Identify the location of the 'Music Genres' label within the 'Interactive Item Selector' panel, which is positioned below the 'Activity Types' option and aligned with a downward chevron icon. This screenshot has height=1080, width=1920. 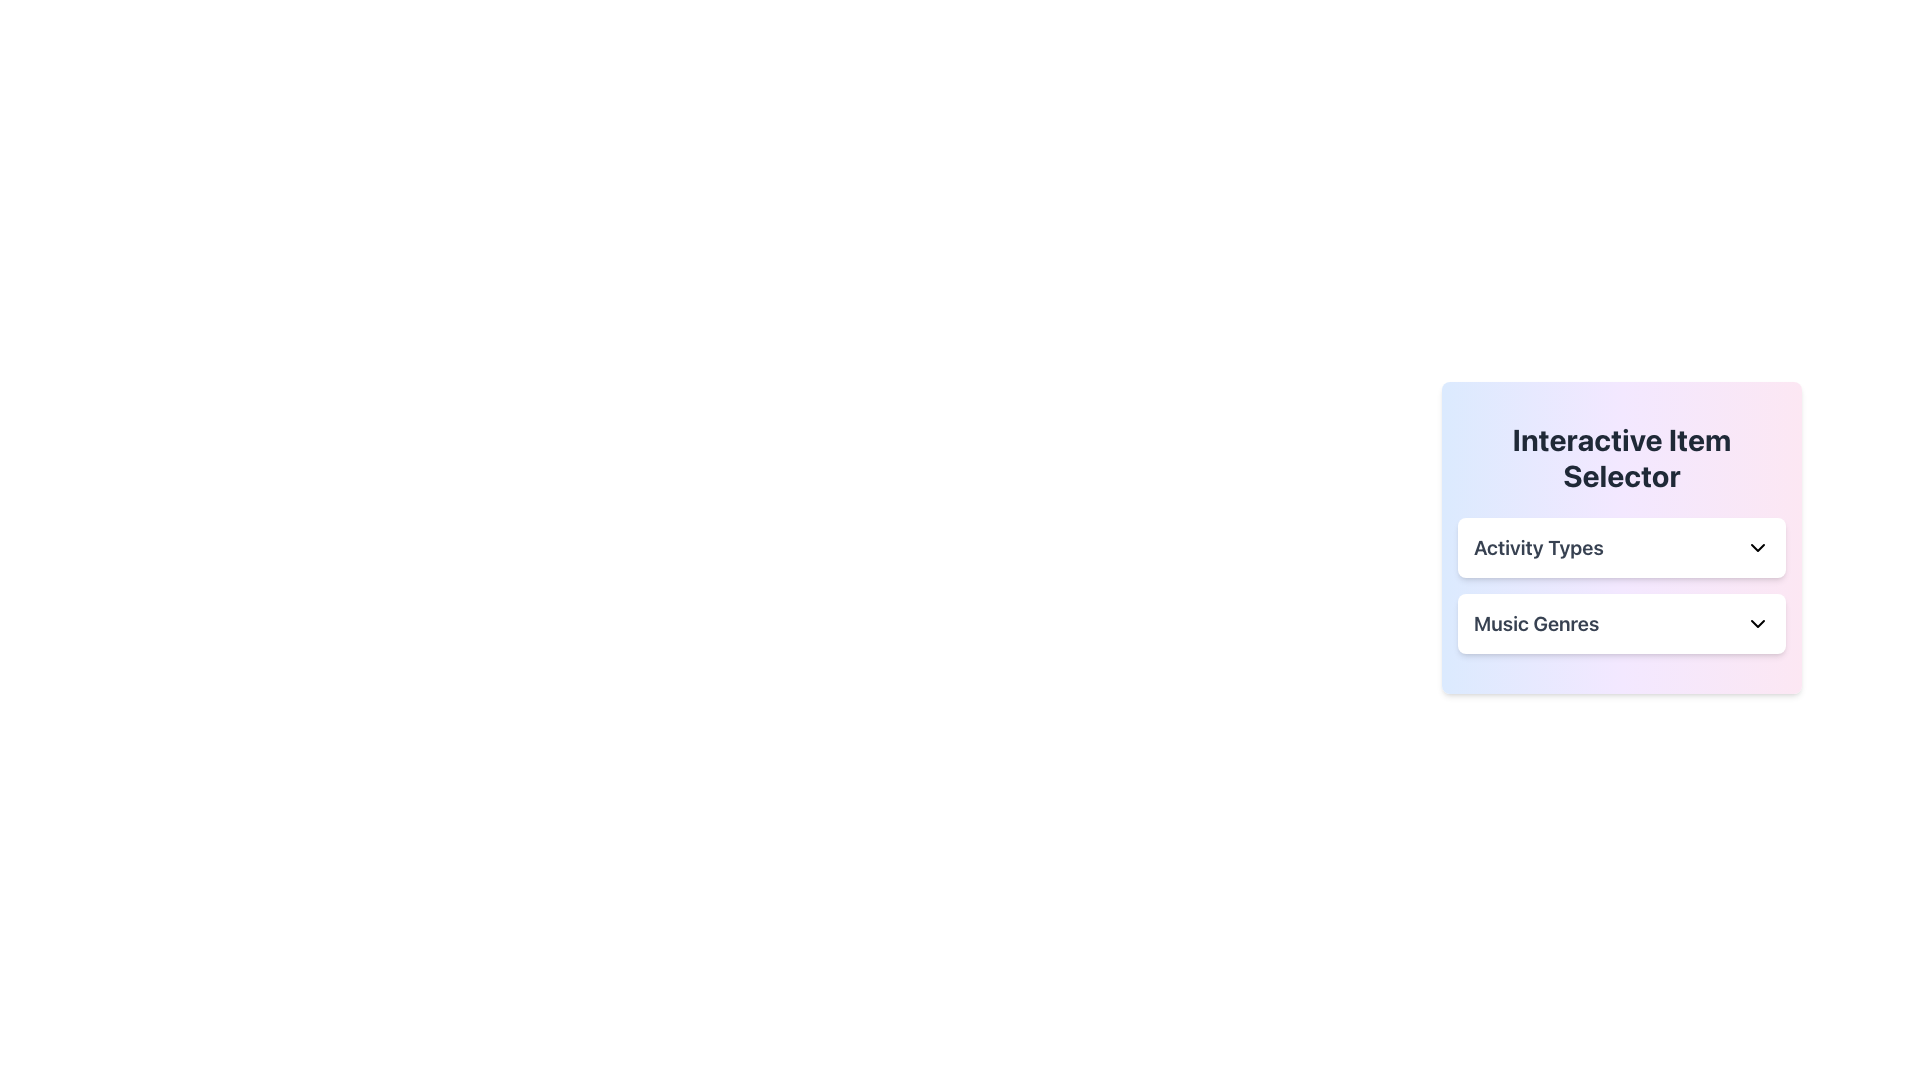
(1535, 623).